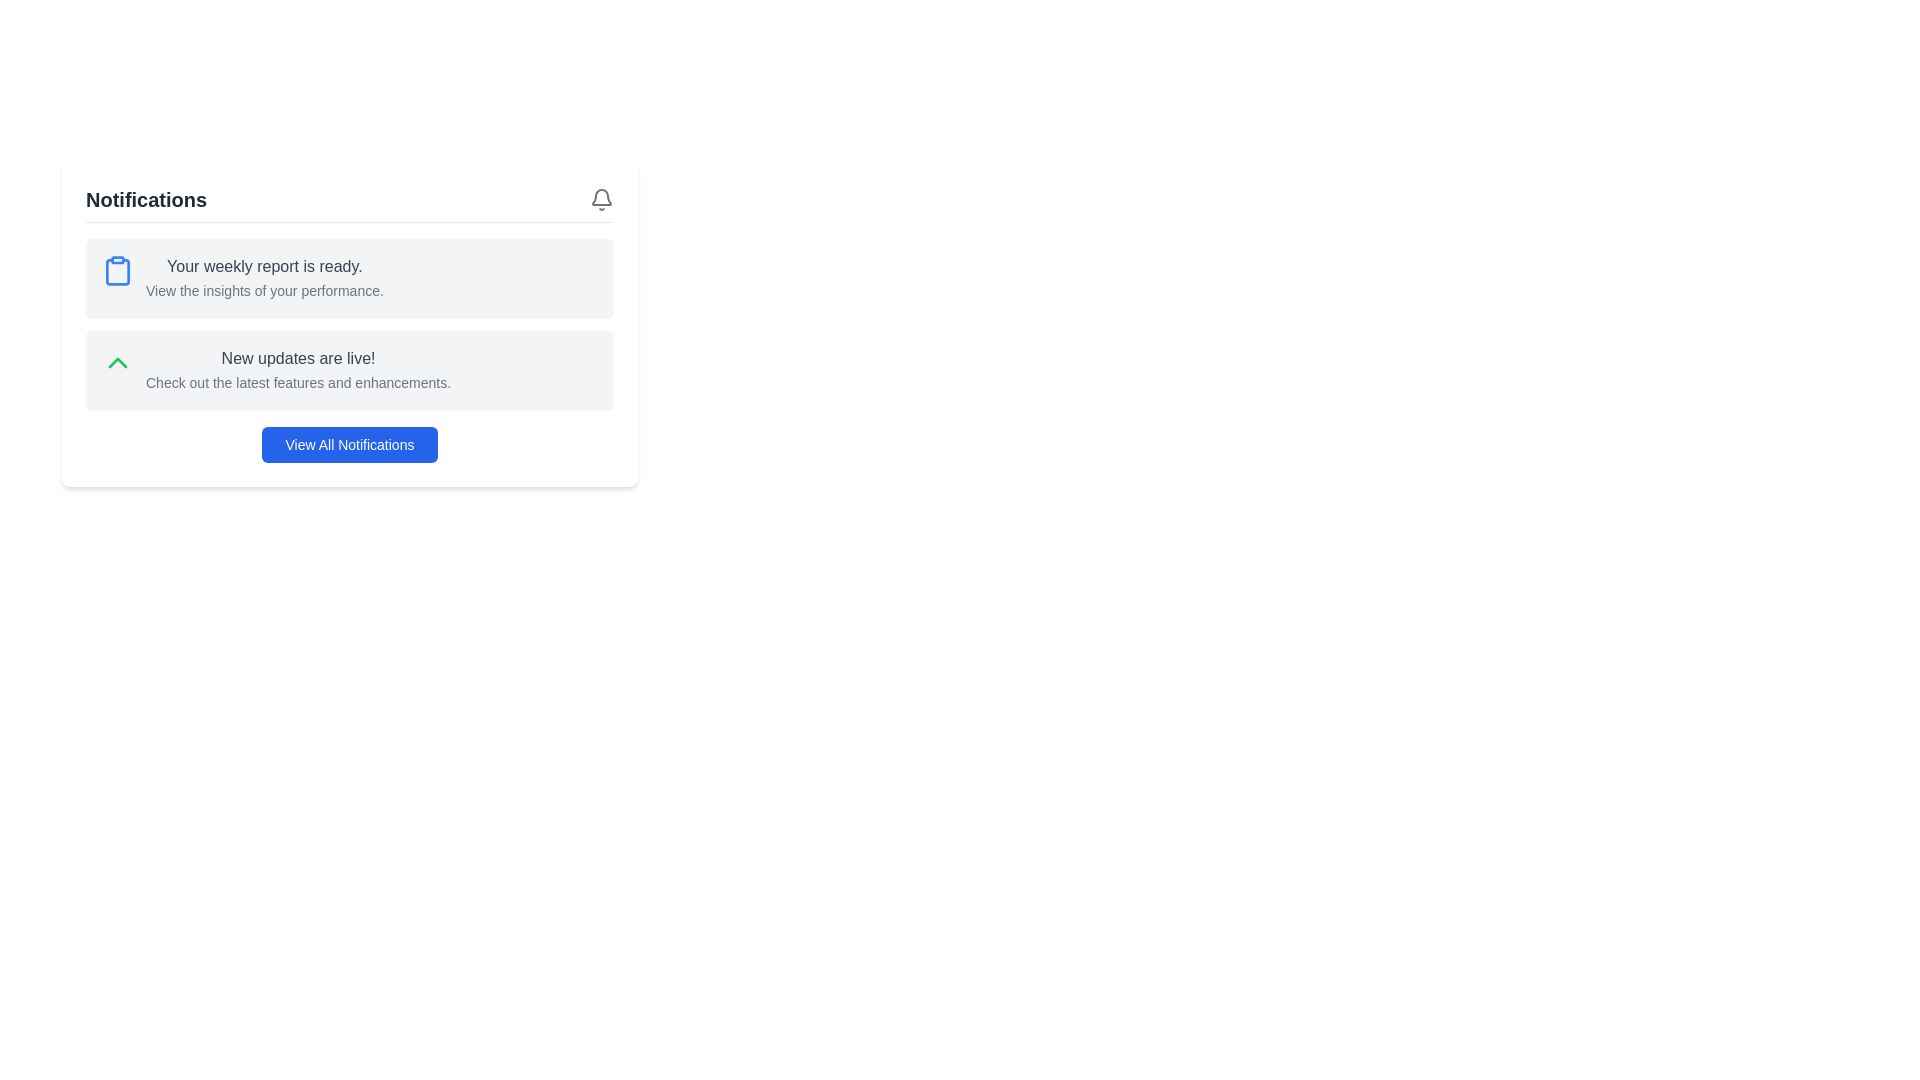 The width and height of the screenshot is (1920, 1080). What do you see at coordinates (350, 443) in the screenshot?
I see `the notification button located at the bottom of the notification panel` at bounding box center [350, 443].